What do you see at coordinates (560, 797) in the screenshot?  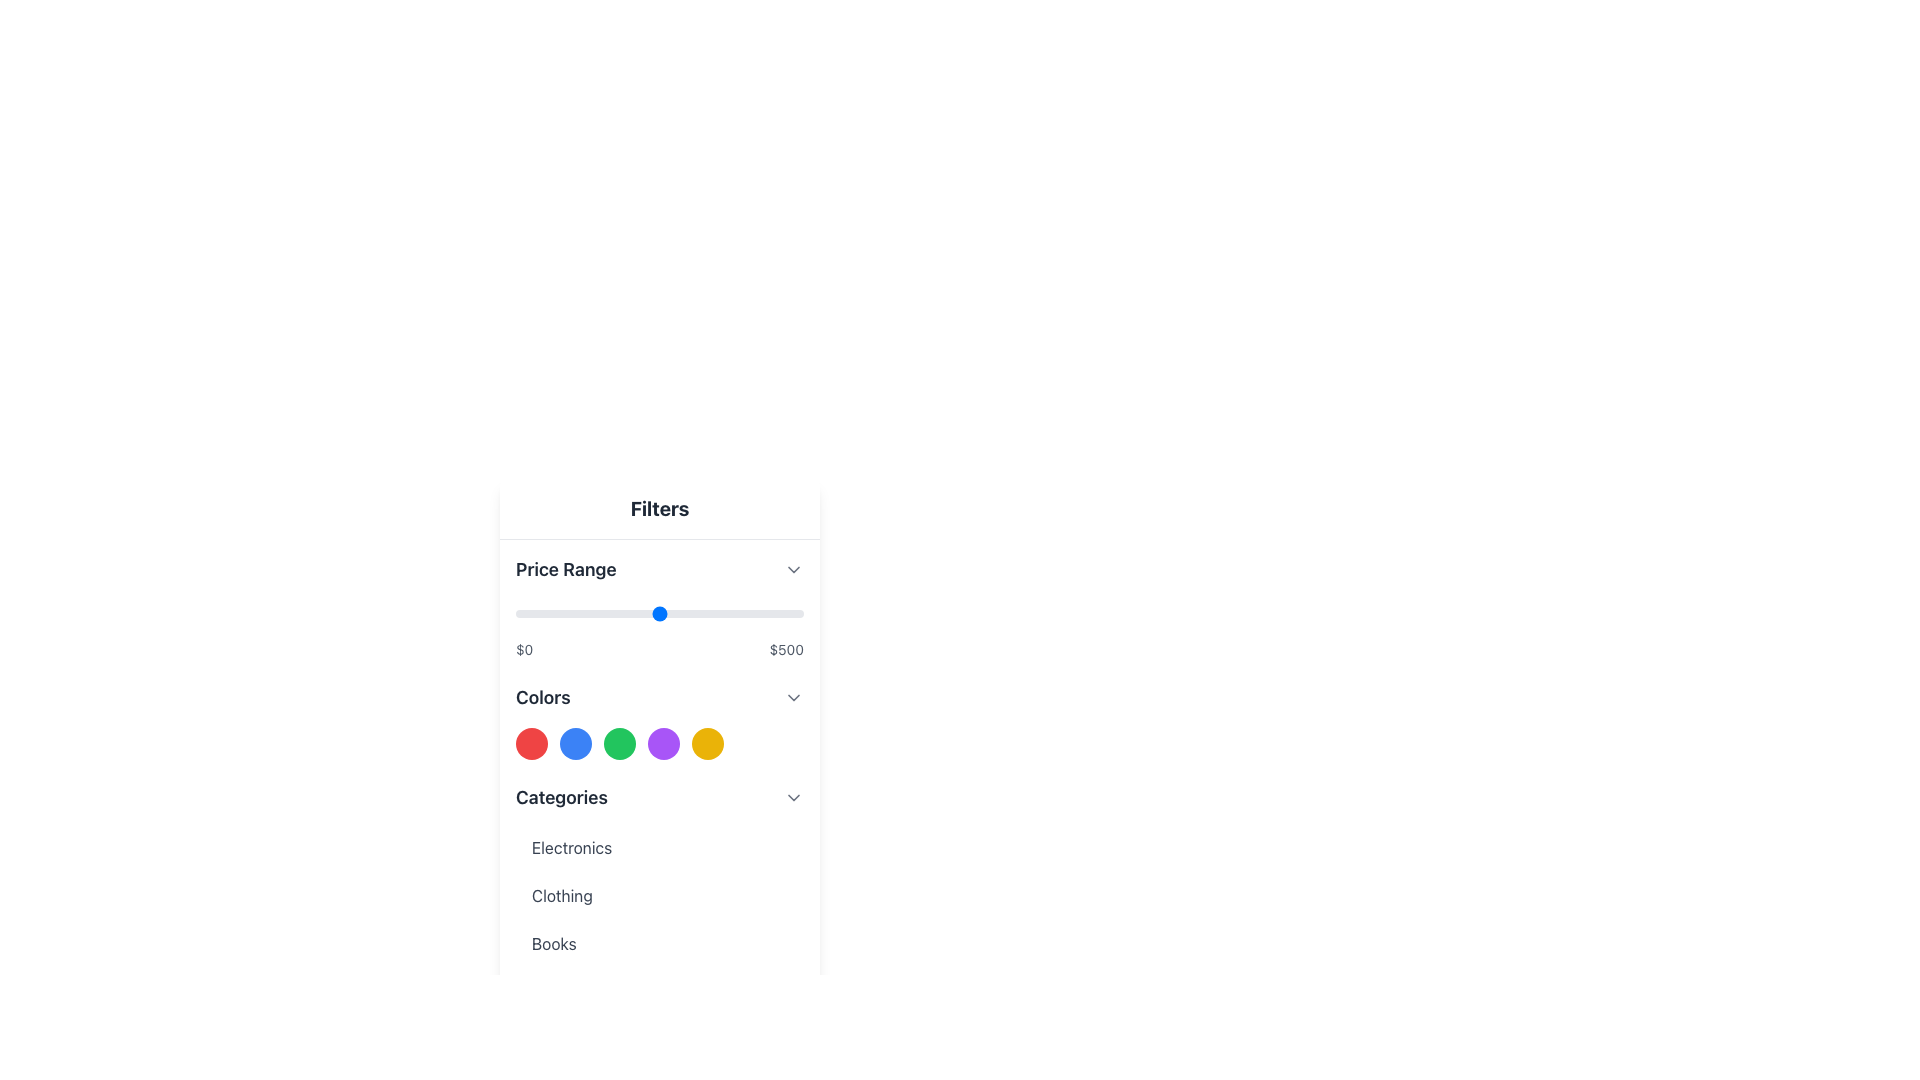 I see `the Section Label that signifies the beginning of the category selection area for filters, positioned below 'Colors' and above category items like 'Electronics' and 'Clothing'` at bounding box center [560, 797].